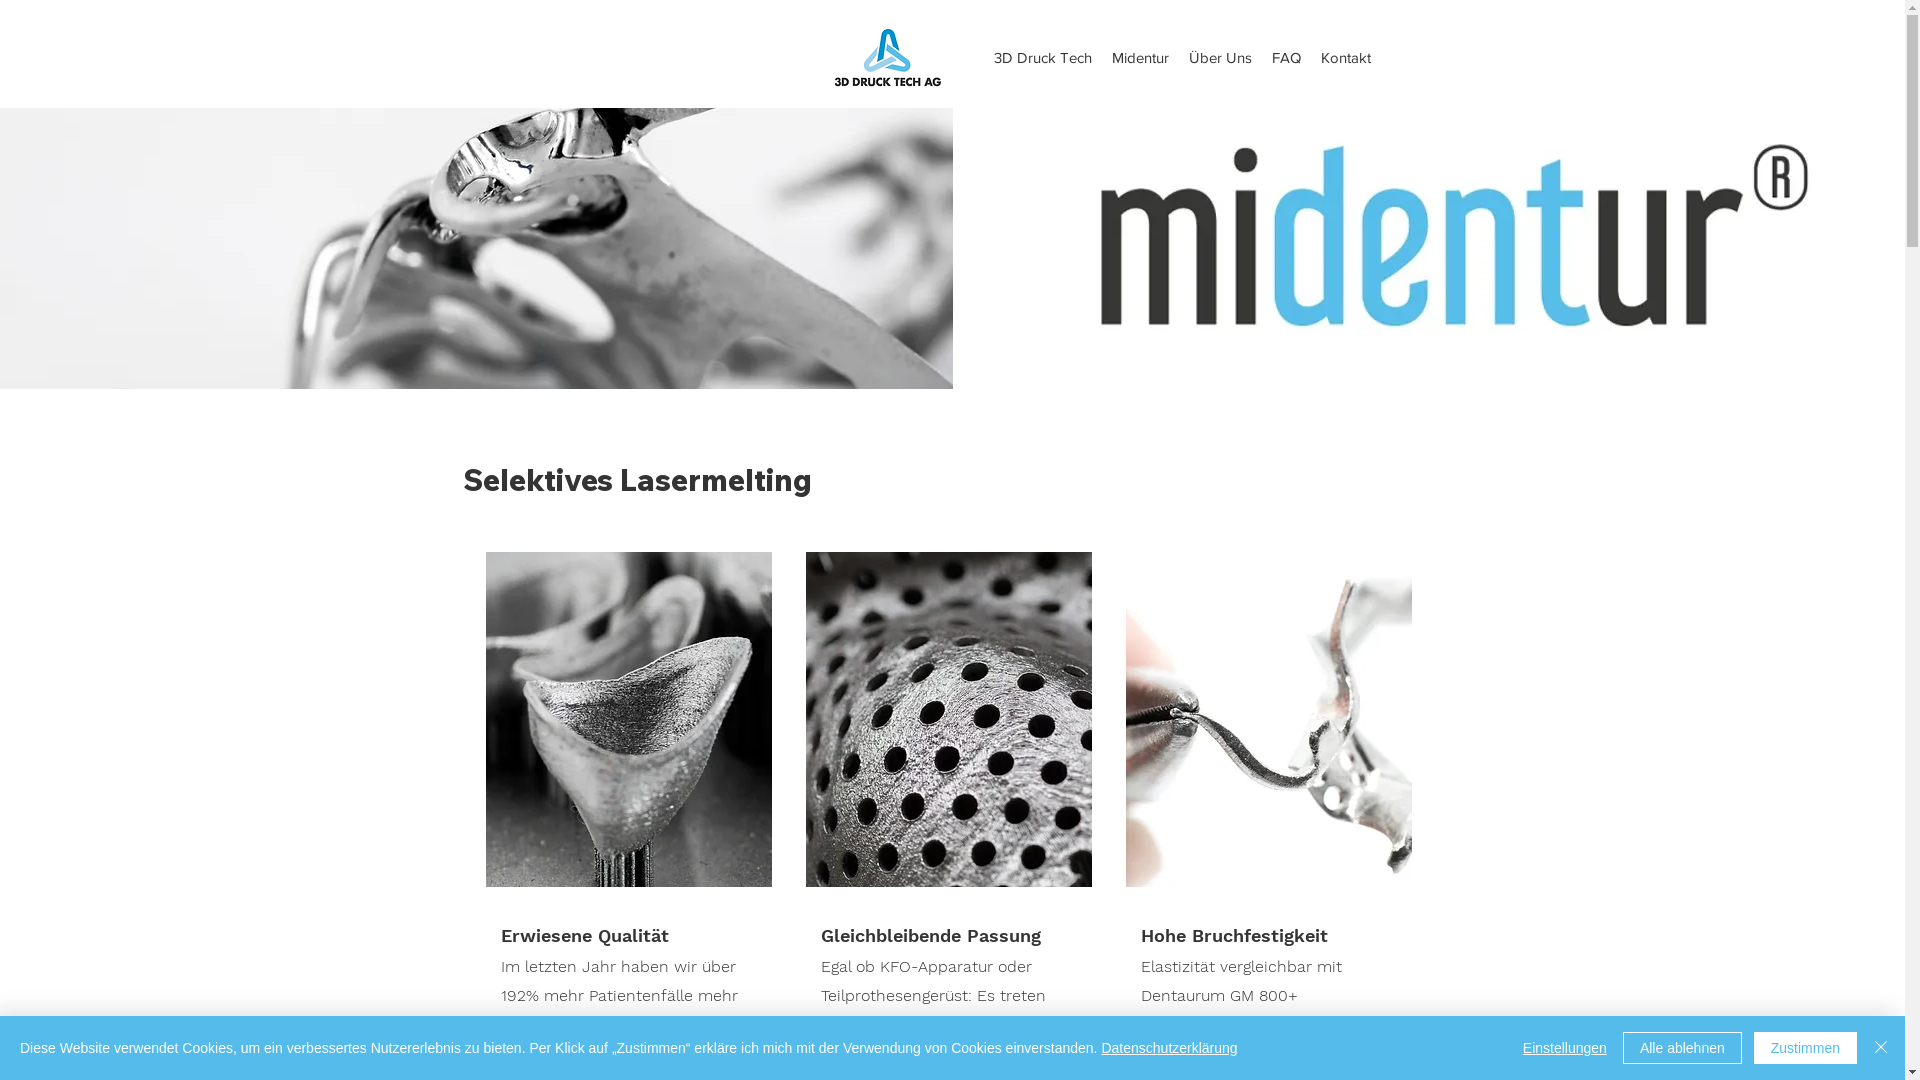 The height and width of the screenshot is (1080, 1920). Describe the element at coordinates (1140, 56) in the screenshot. I see `'Midentur'` at that location.